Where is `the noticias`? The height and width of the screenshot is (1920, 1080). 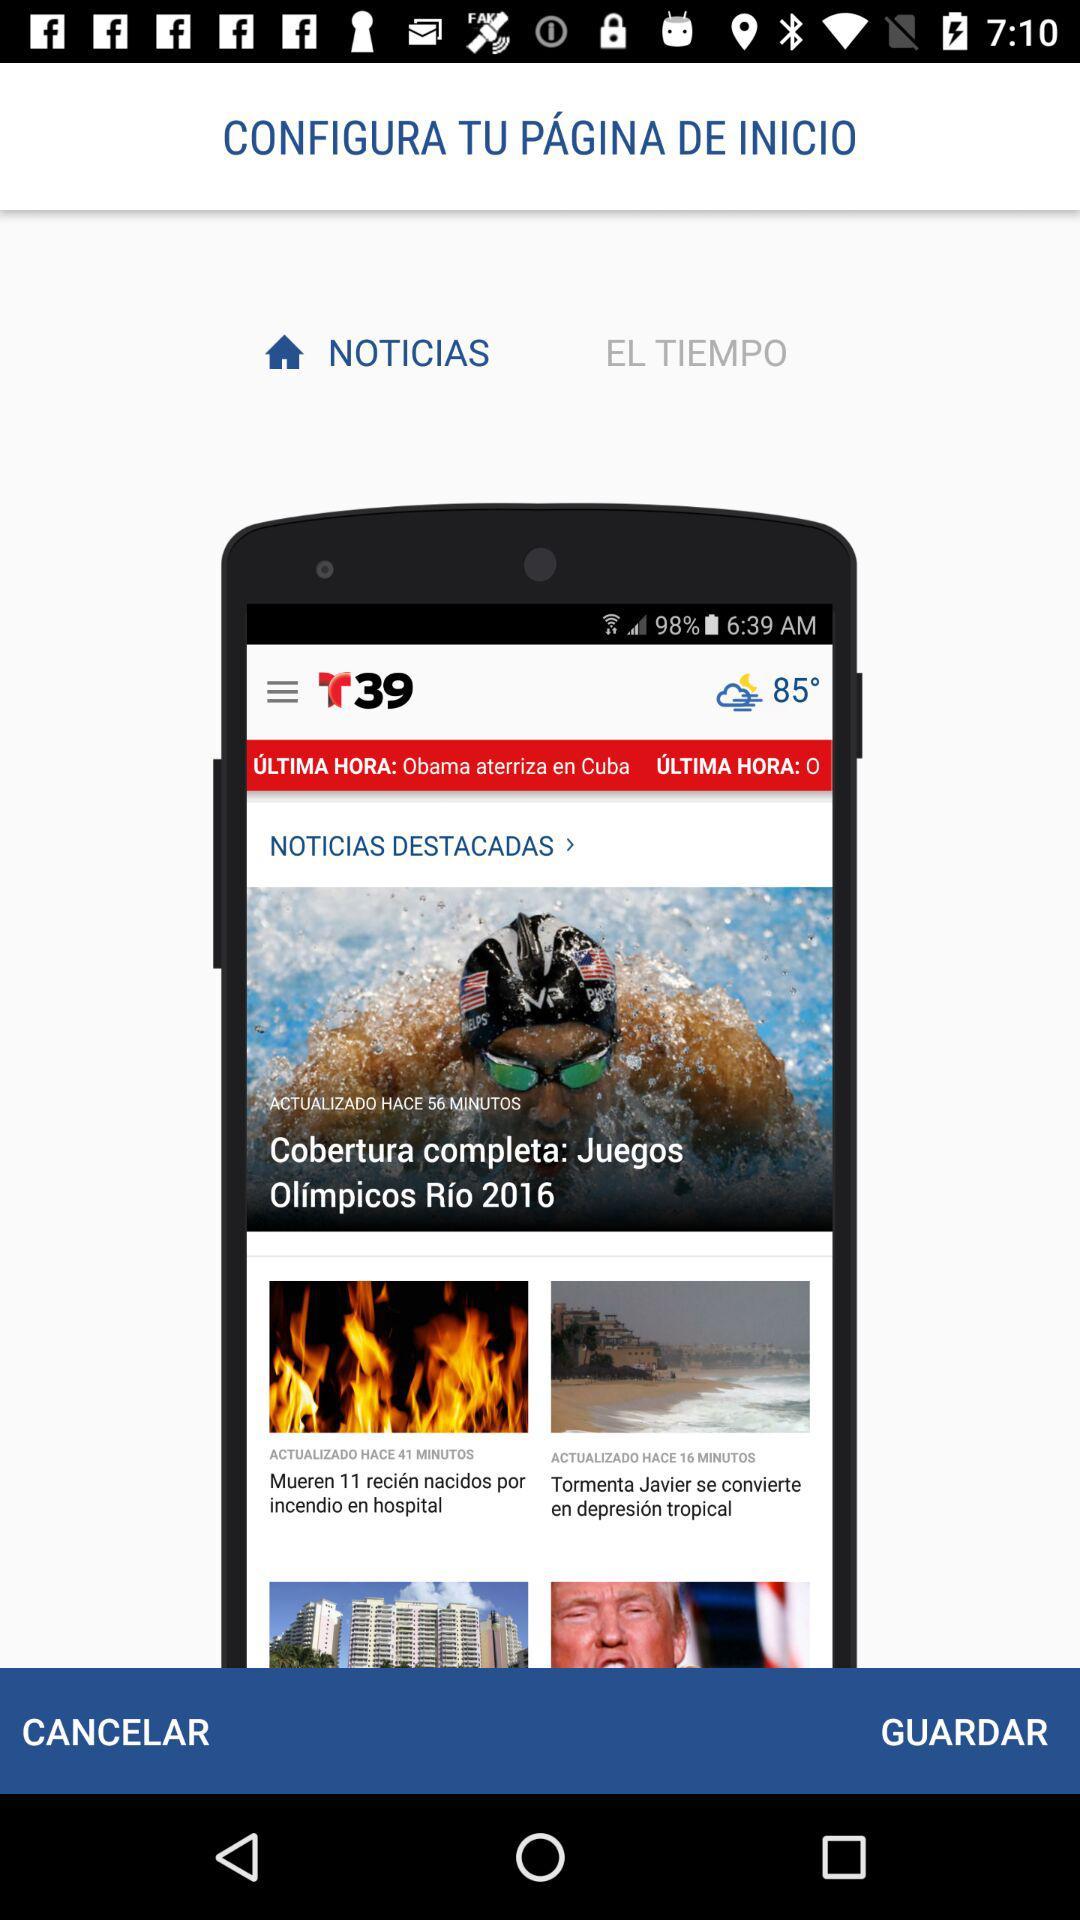
the noticias is located at coordinates (403, 351).